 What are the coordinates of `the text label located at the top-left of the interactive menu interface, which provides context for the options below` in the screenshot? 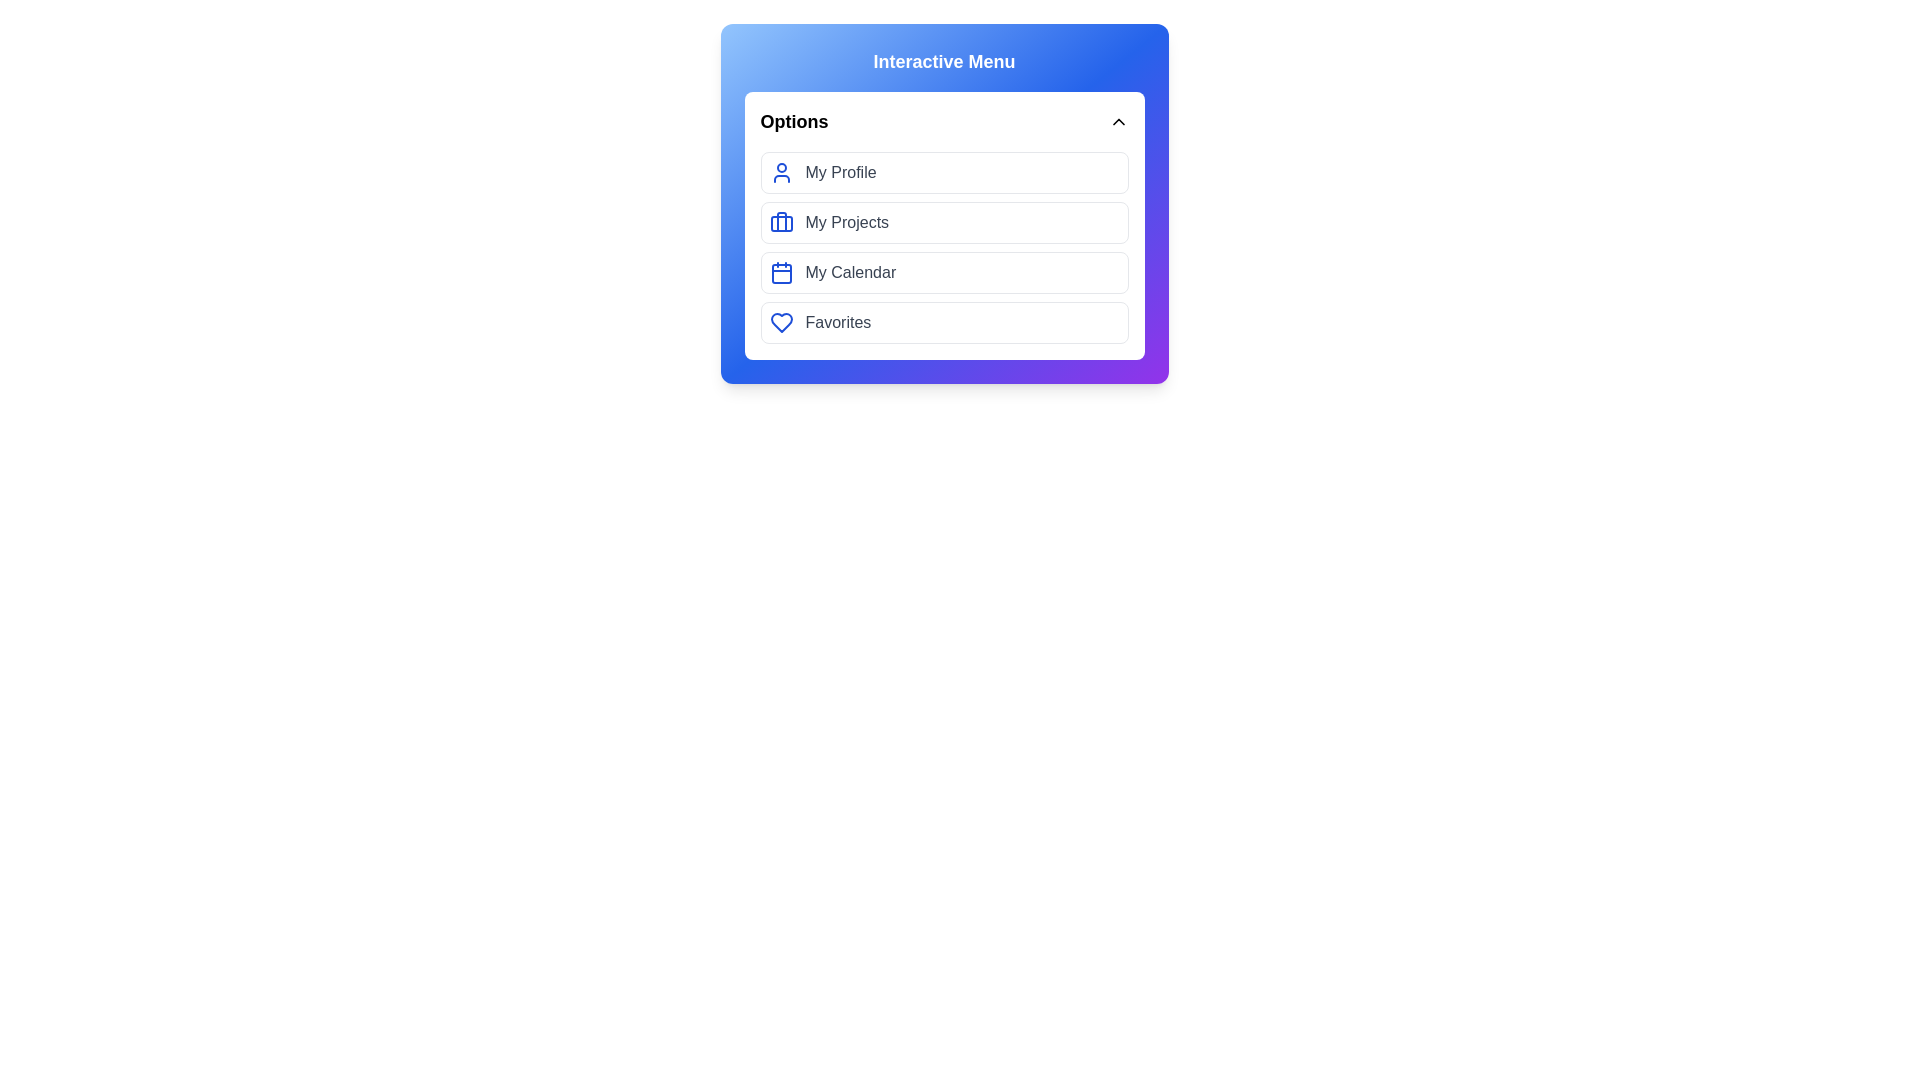 It's located at (793, 122).